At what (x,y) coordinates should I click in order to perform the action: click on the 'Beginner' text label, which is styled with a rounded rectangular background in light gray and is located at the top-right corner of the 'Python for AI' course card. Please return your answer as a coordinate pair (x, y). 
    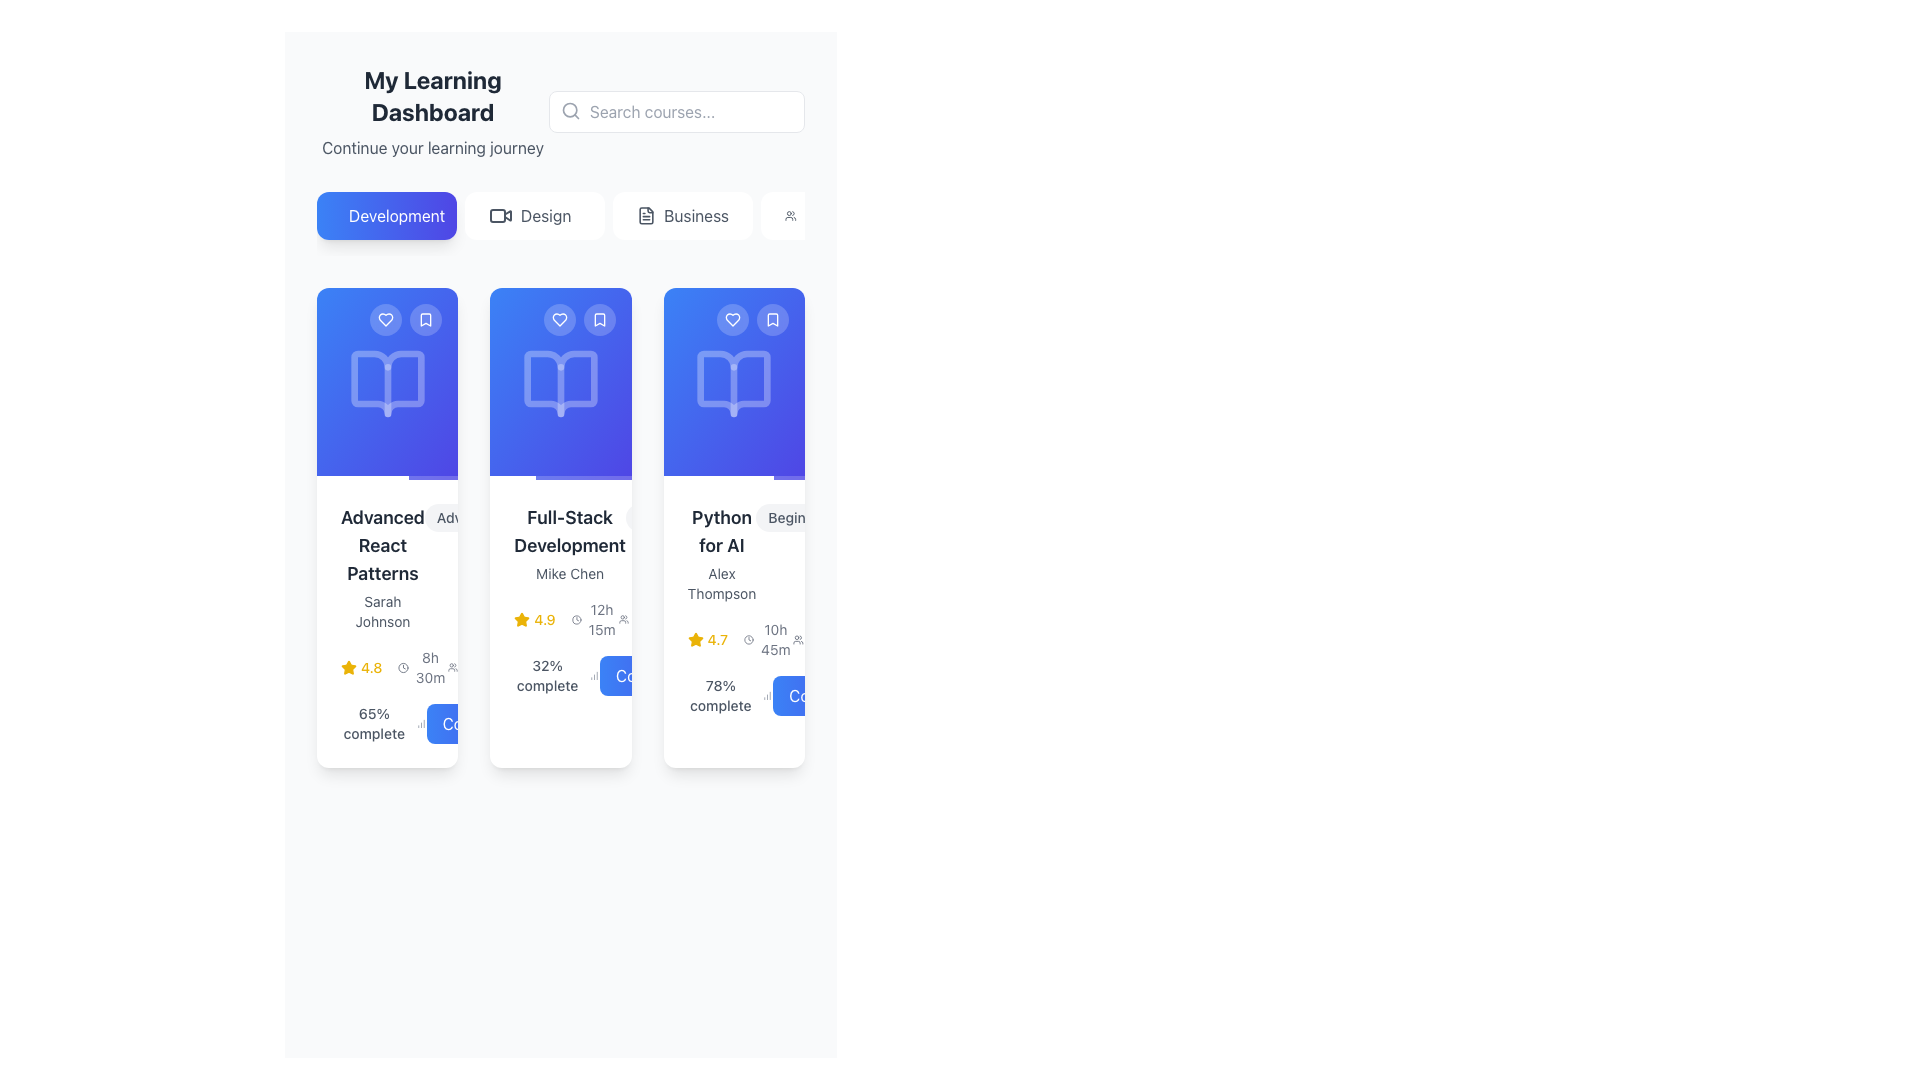
    Looking at the image, I should click on (796, 516).